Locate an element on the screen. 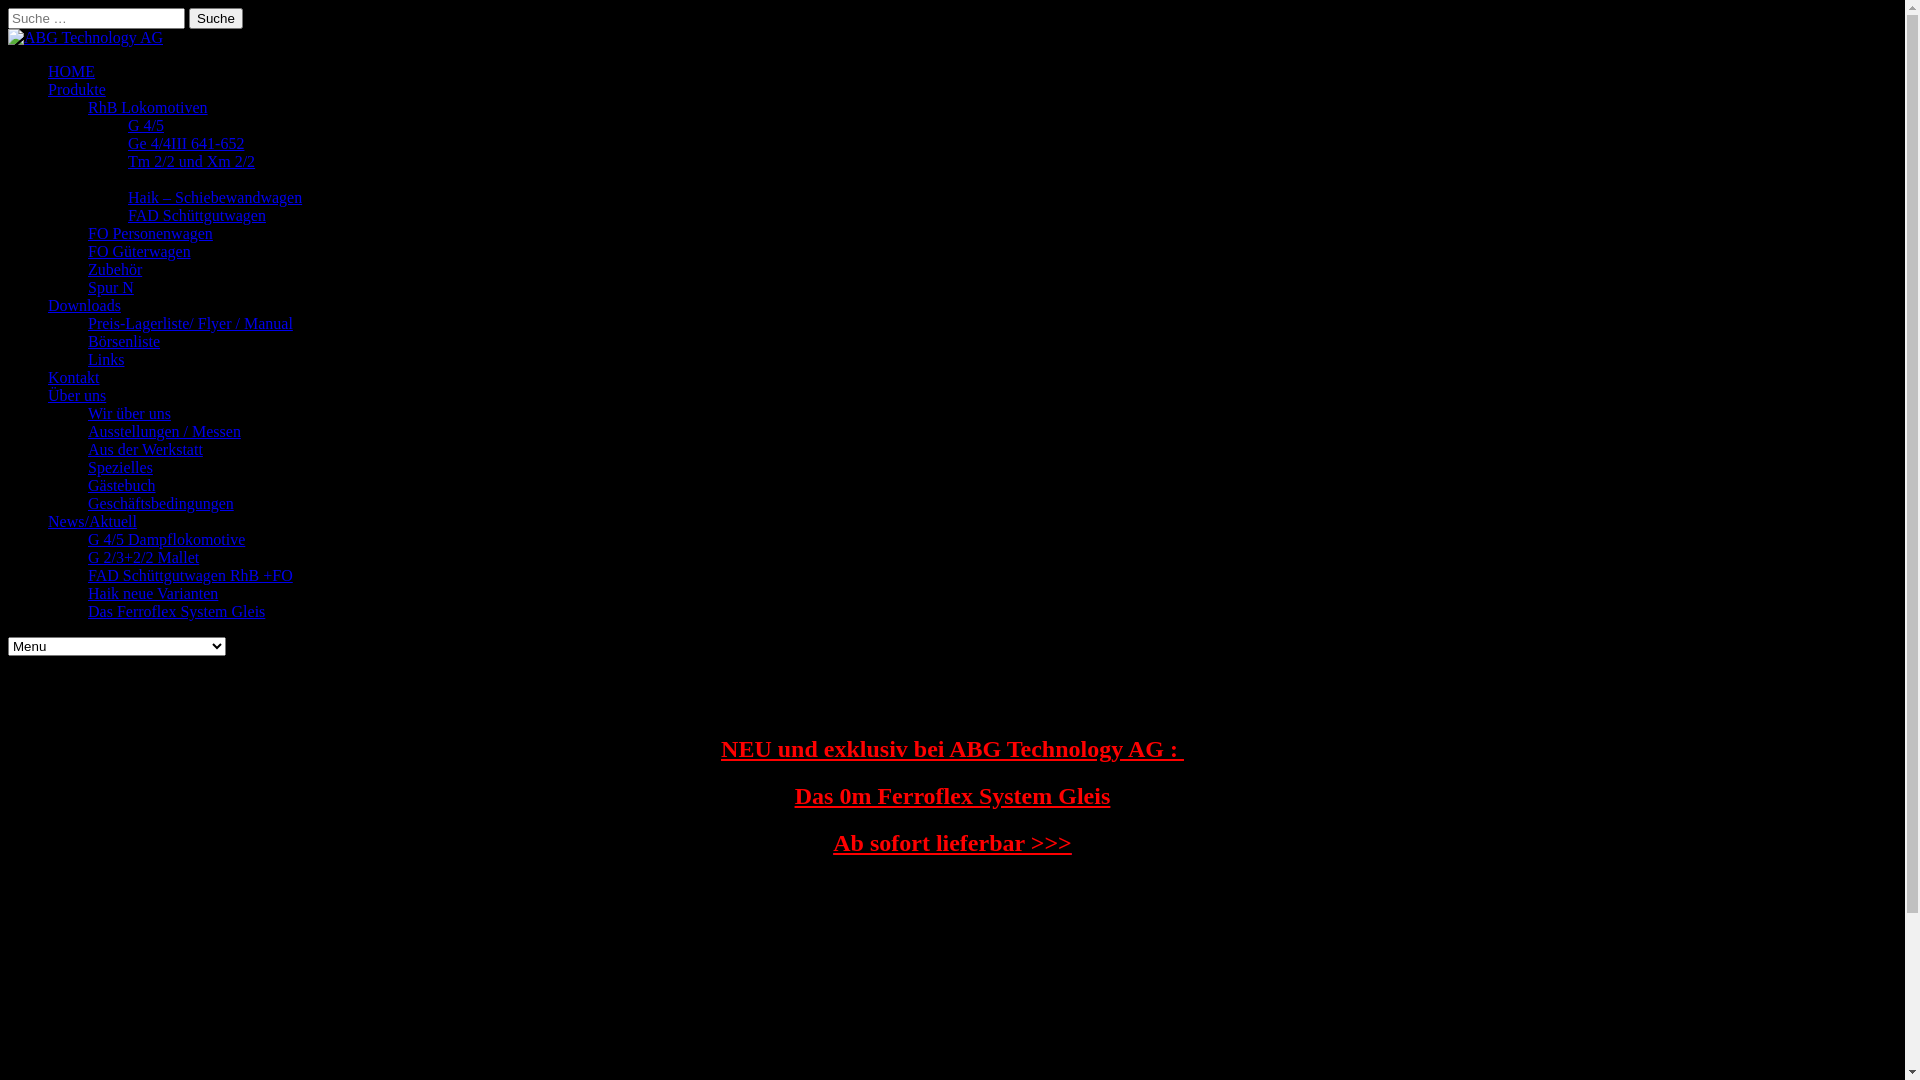  'Ausstellungen / Messen' is located at coordinates (164, 430).